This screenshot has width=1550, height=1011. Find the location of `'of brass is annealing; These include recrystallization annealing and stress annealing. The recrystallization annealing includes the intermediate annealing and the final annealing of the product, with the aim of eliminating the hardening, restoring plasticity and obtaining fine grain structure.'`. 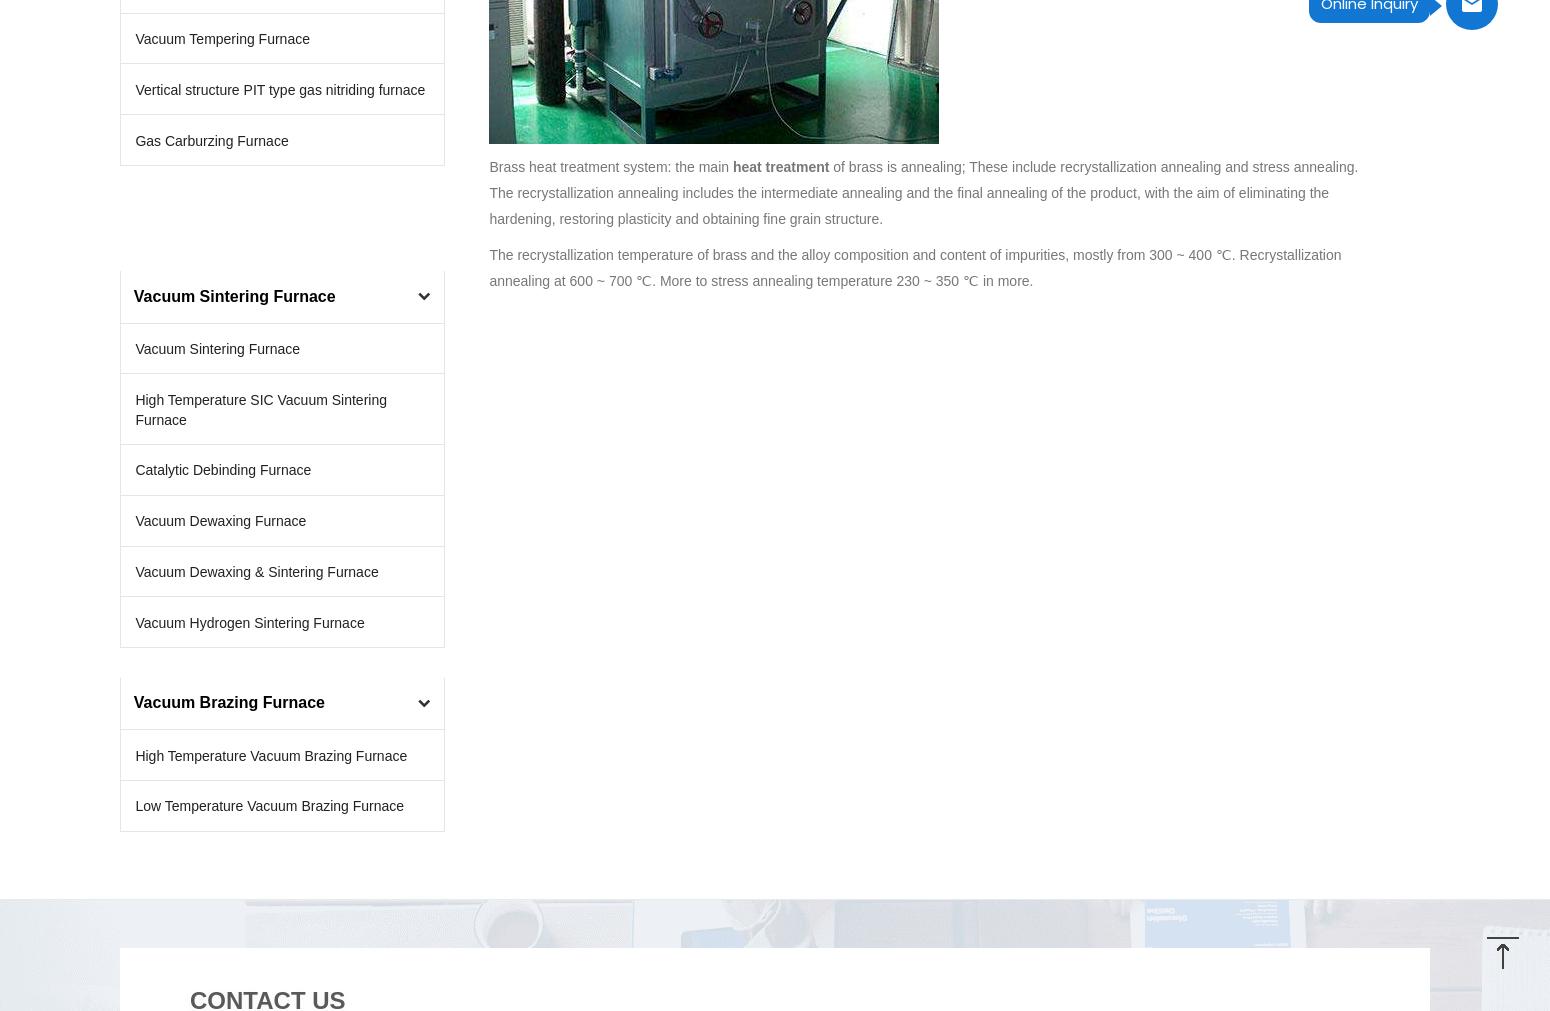

'of brass is annealing; These include recrystallization annealing and stress annealing. The recrystallization annealing includes the intermediate annealing and the final annealing of the product, with the aim of eliminating the hardening, restoring plasticity and obtaining fine grain structure.' is located at coordinates (923, 191).